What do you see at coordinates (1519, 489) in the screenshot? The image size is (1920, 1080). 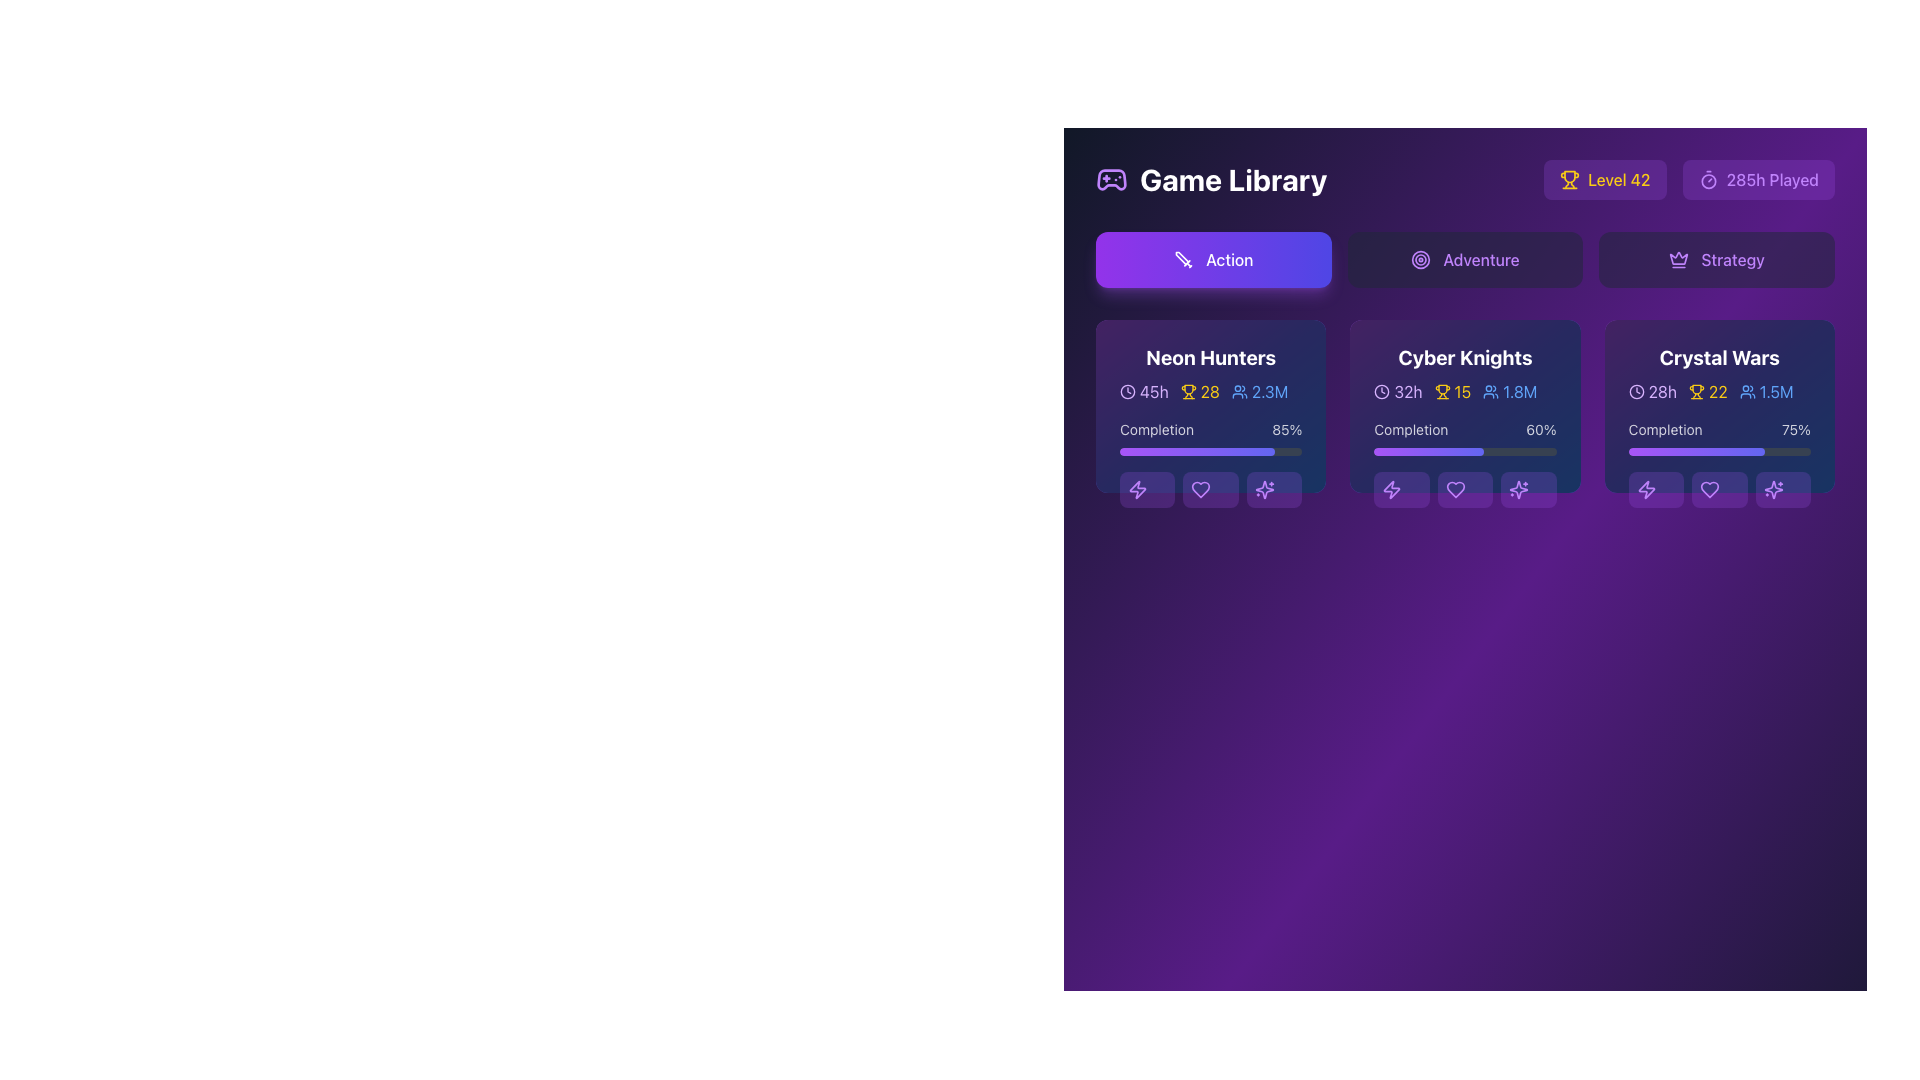 I see `the last icon button in the action button group beneath the 'Cyber Knights' game card` at bounding box center [1519, 489].